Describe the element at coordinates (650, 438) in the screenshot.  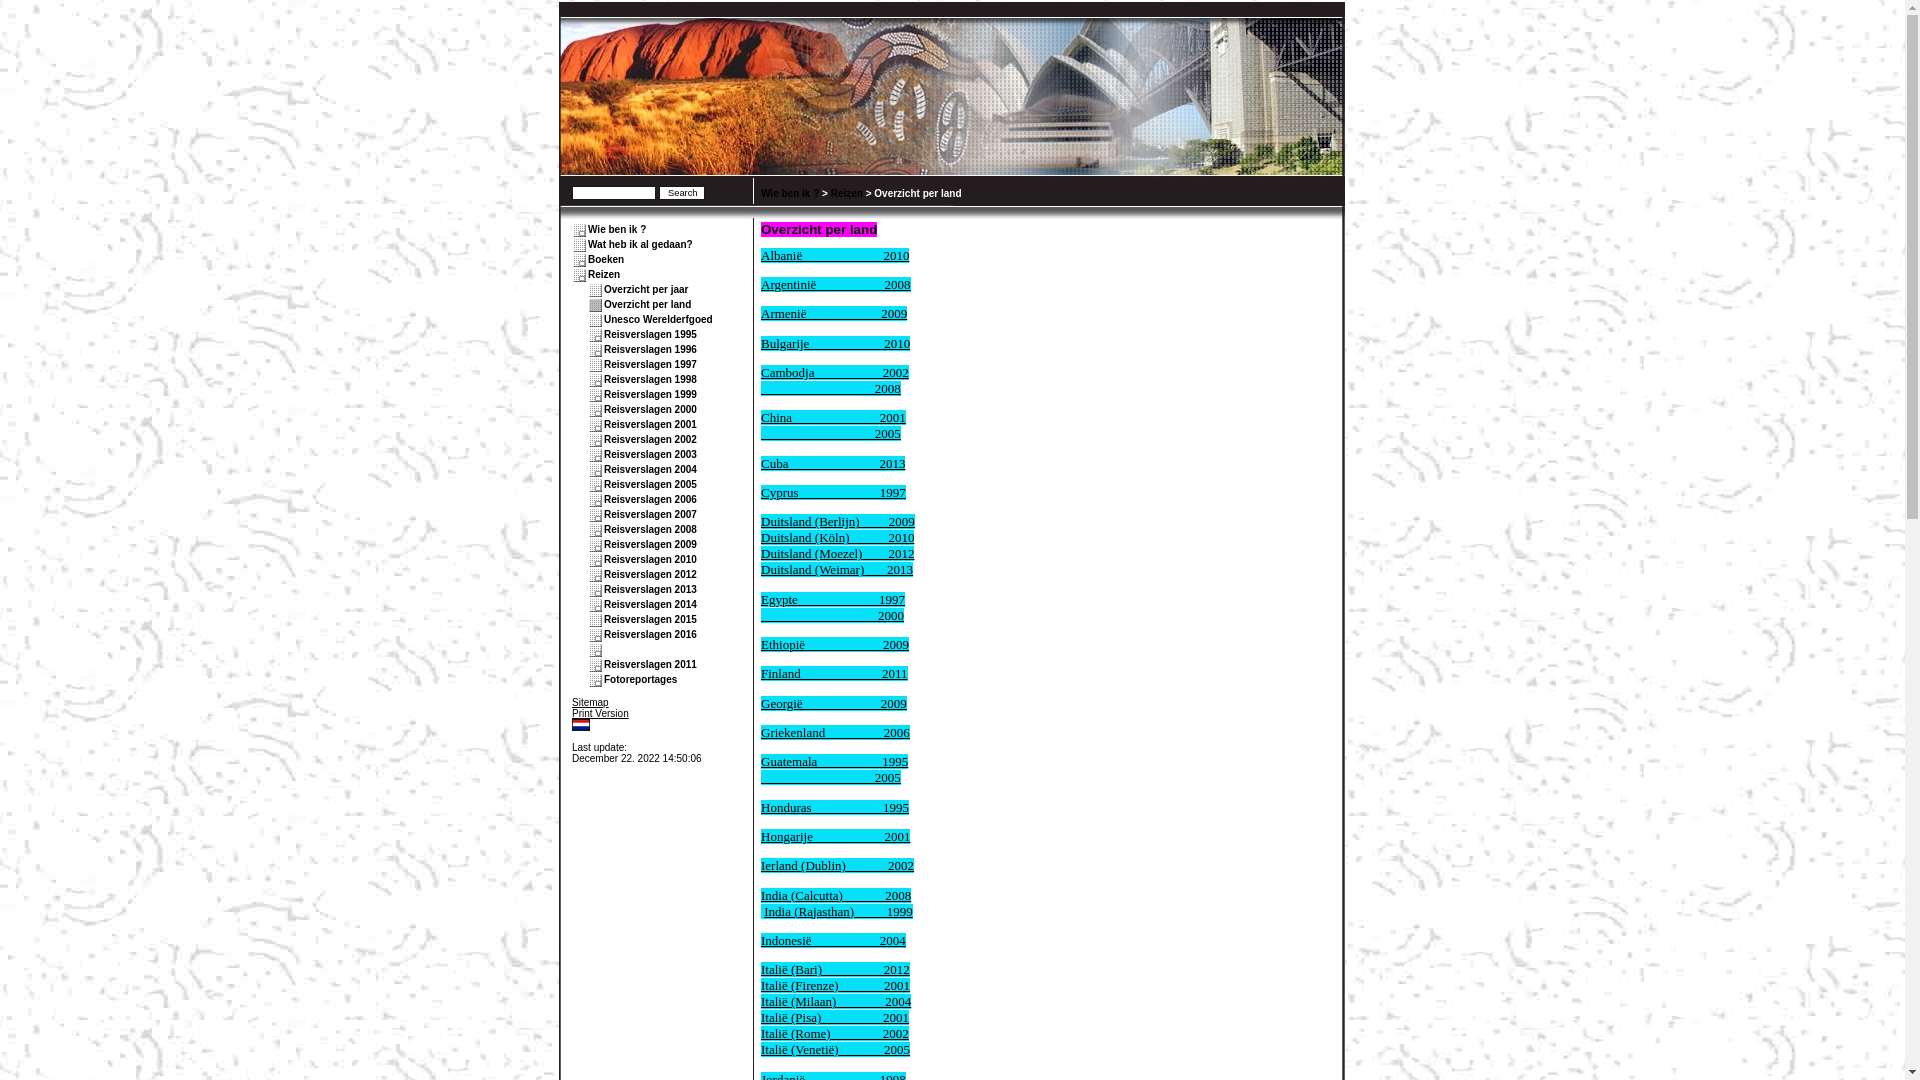
I see `'Reisverslagen 2002'` at that location.